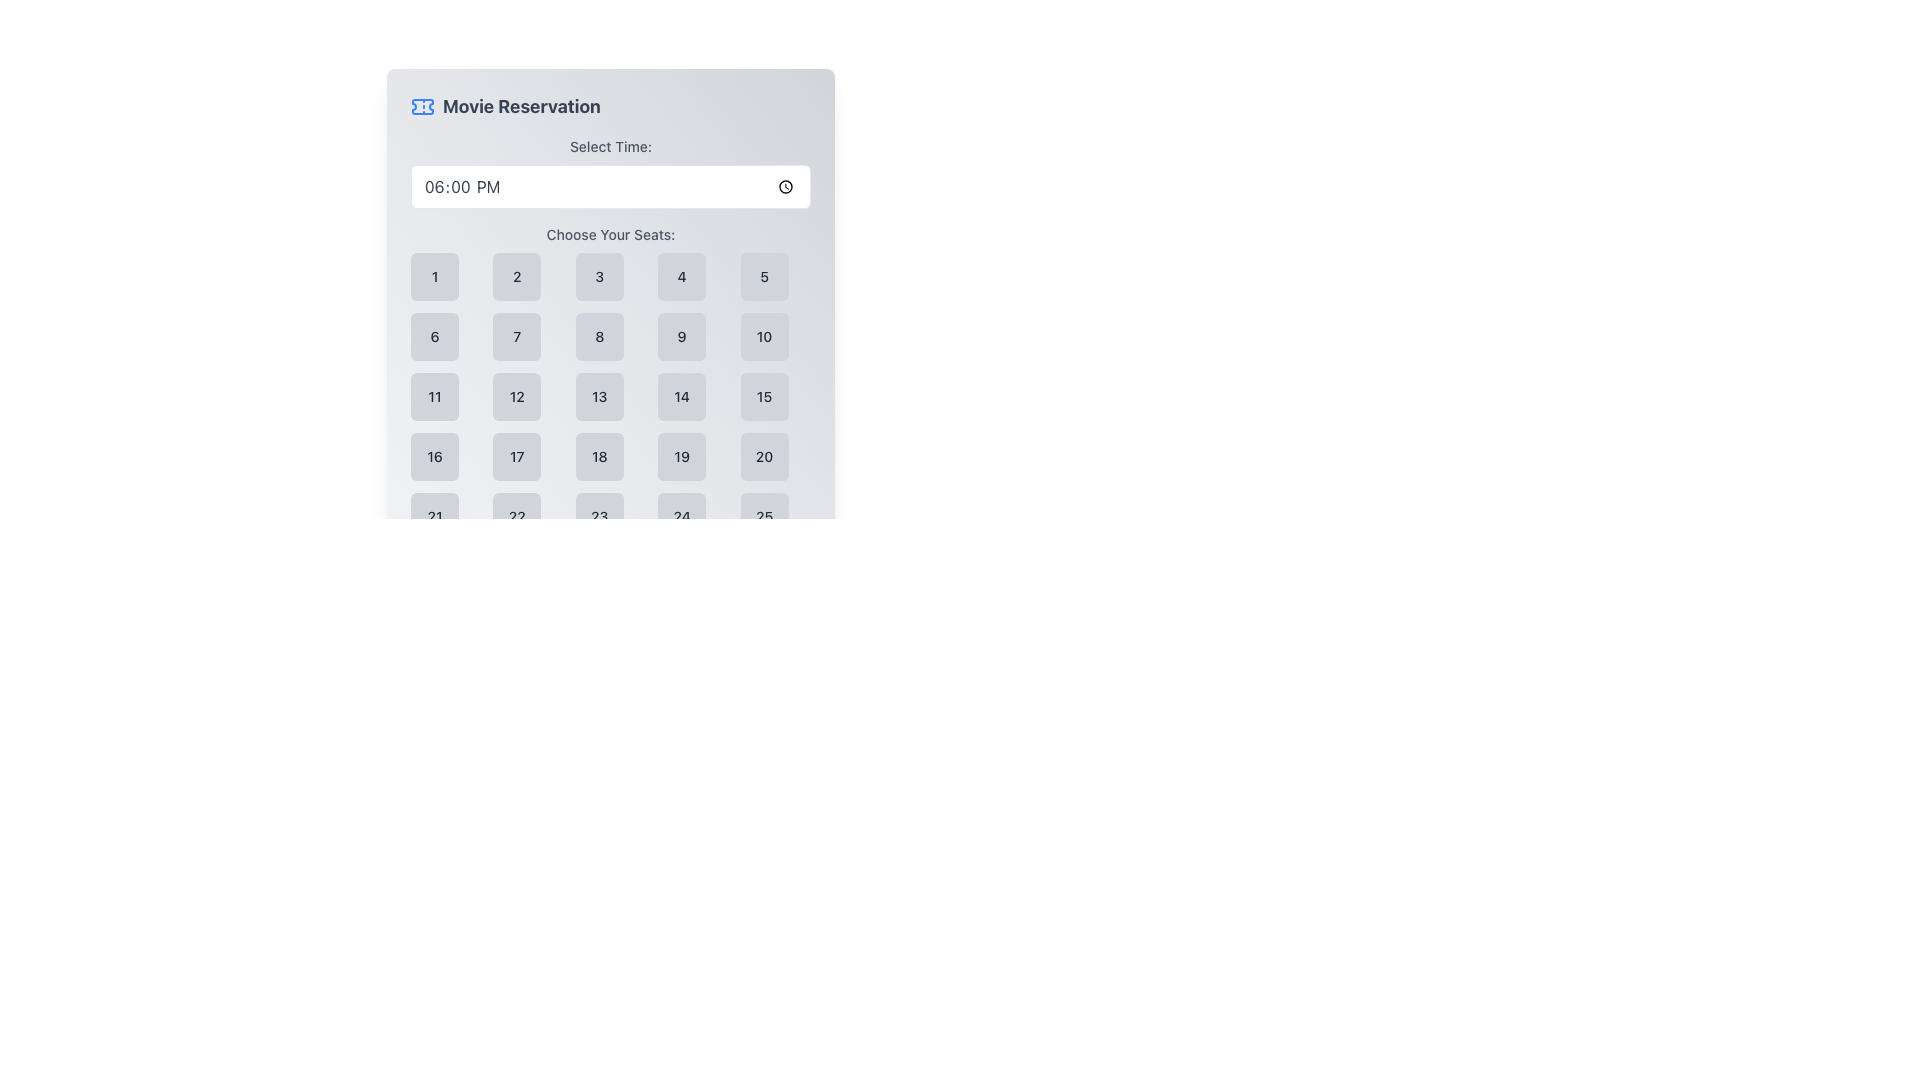 This screenshot has width=1920, height=1080. I want to click on the square button with rounded corners that has a light gray background and the number '3' in black at the center, positioned below the 'Choose Your Seats' label in the first row of a grid layout, so click(598, 277).